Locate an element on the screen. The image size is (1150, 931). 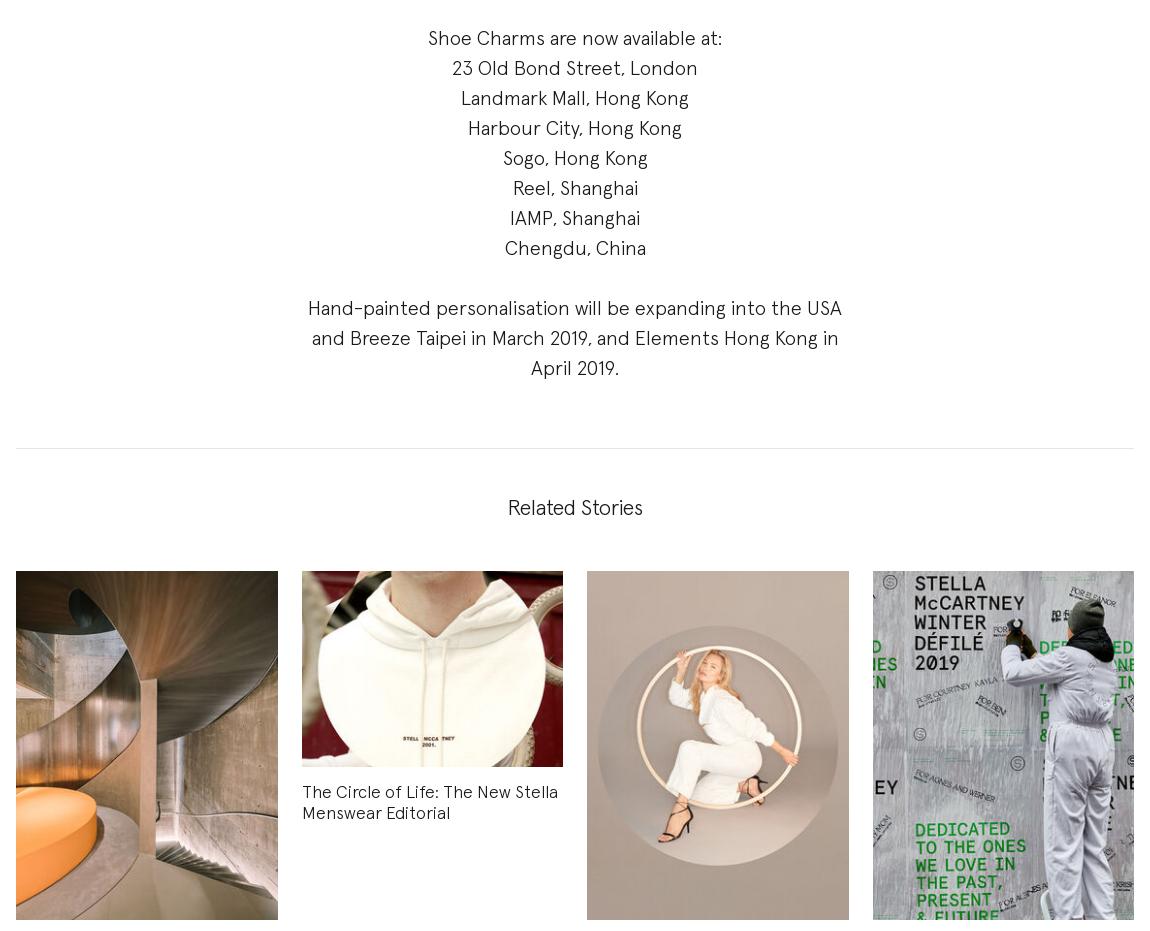
'Landmark Mall, Hong Kong' is located at coordinates (575, 98).